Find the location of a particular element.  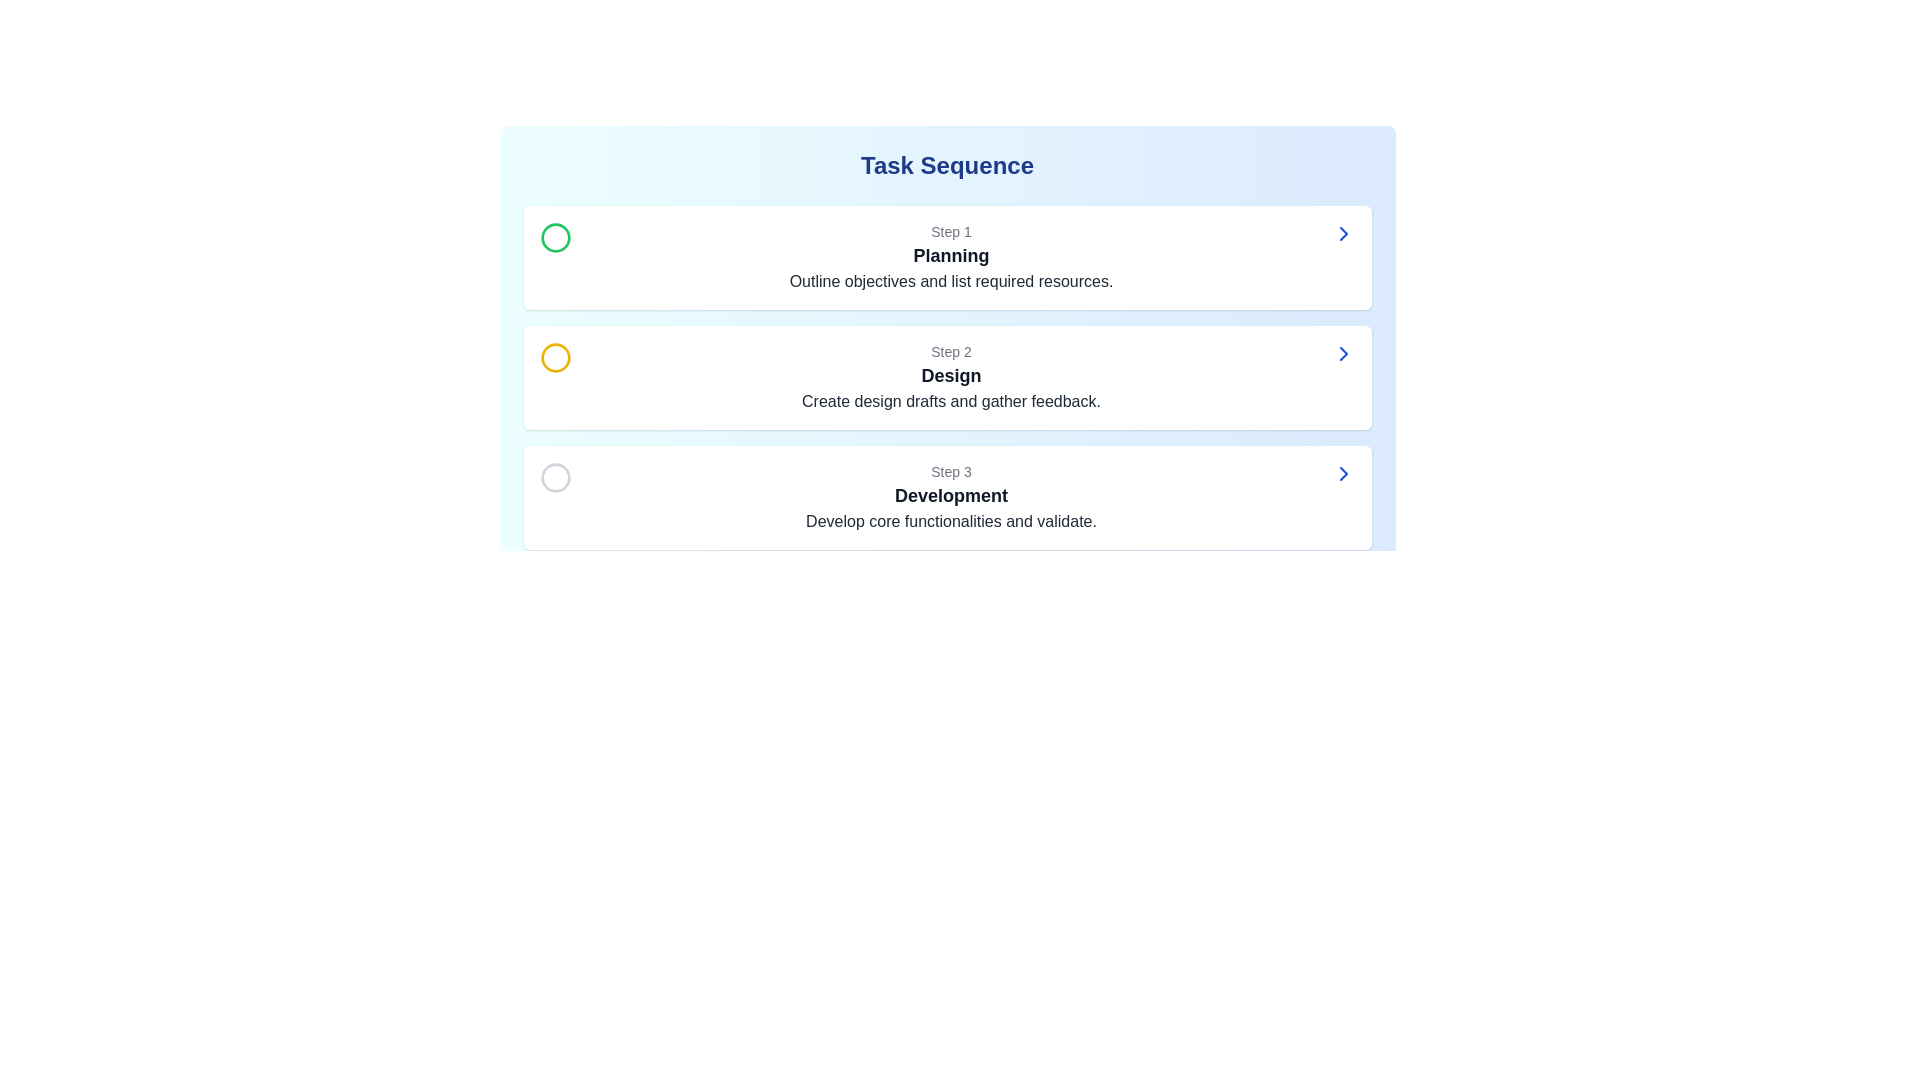

the right-pointing chevron arrow icon located in the top-right corner of the 'Step 1 Planning' card is located at coordinates (1343, 233).